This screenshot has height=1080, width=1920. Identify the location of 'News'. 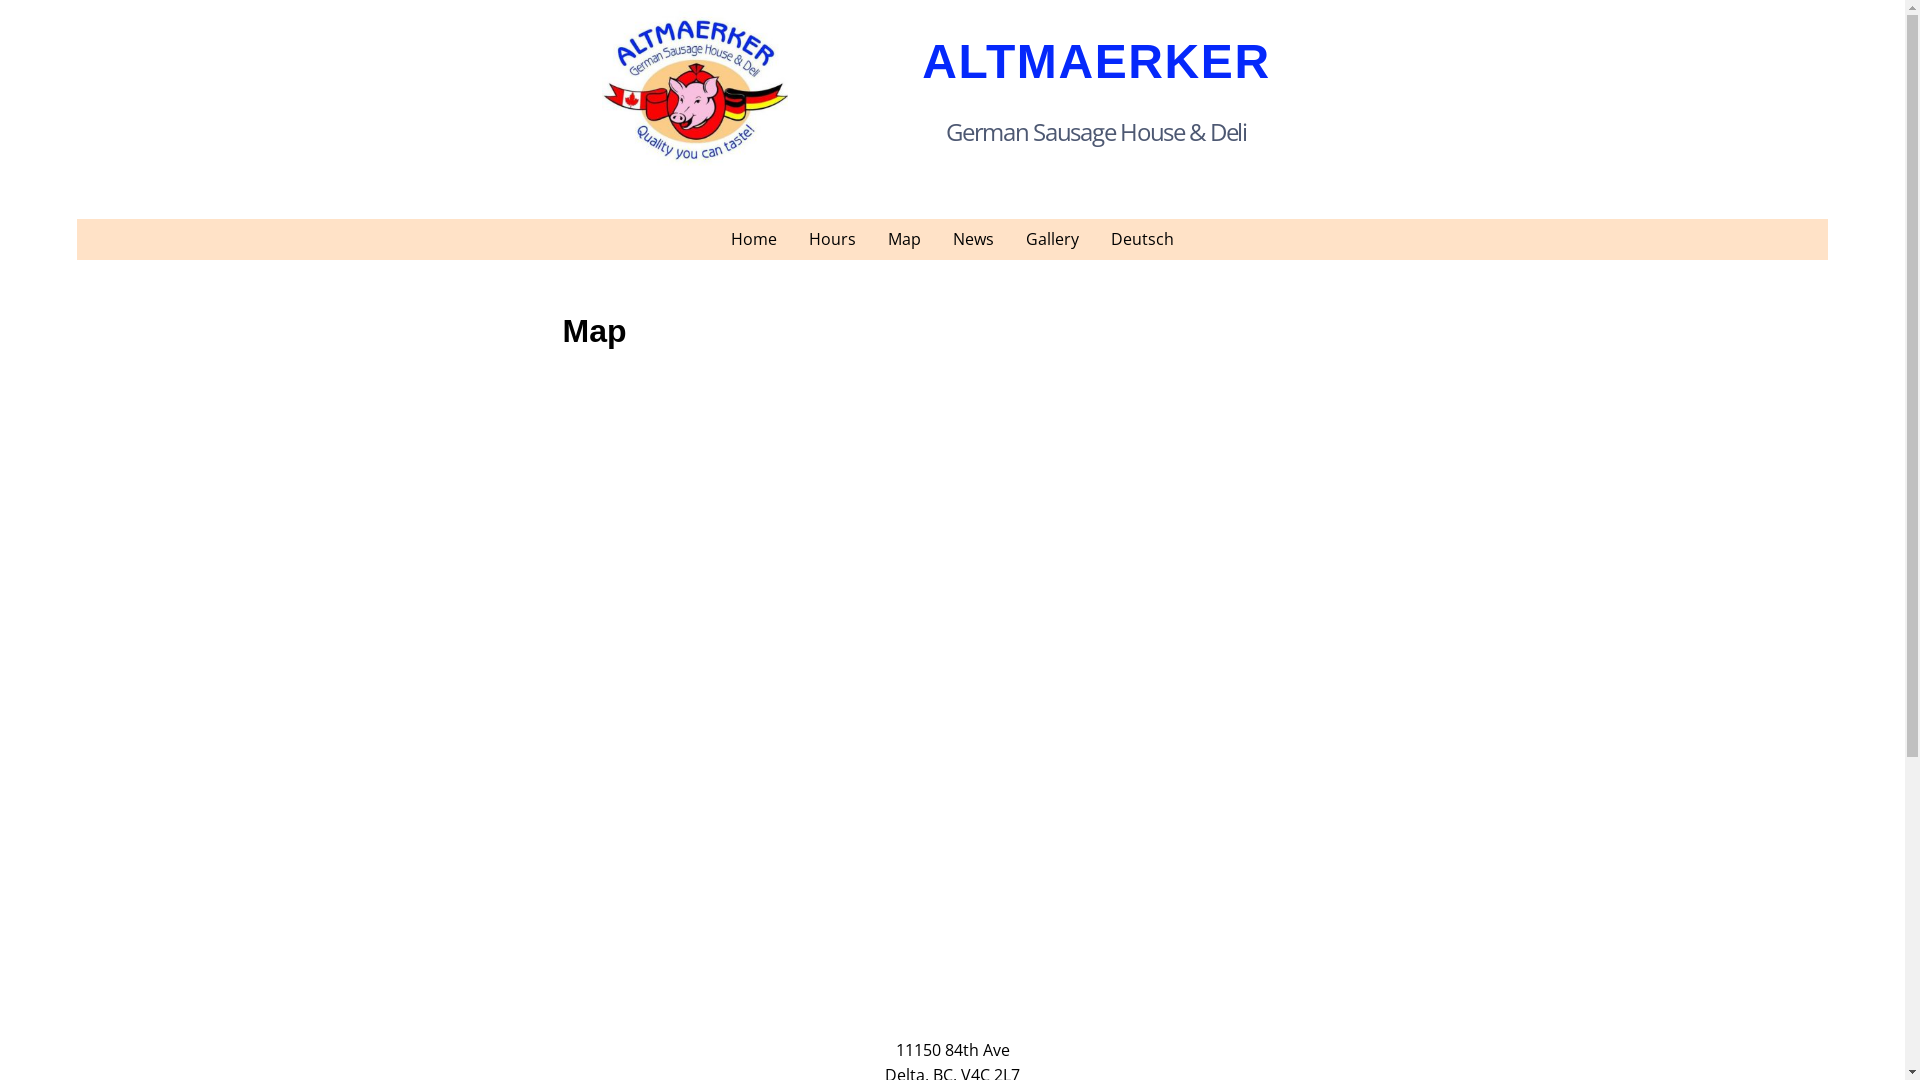
(935, 238).